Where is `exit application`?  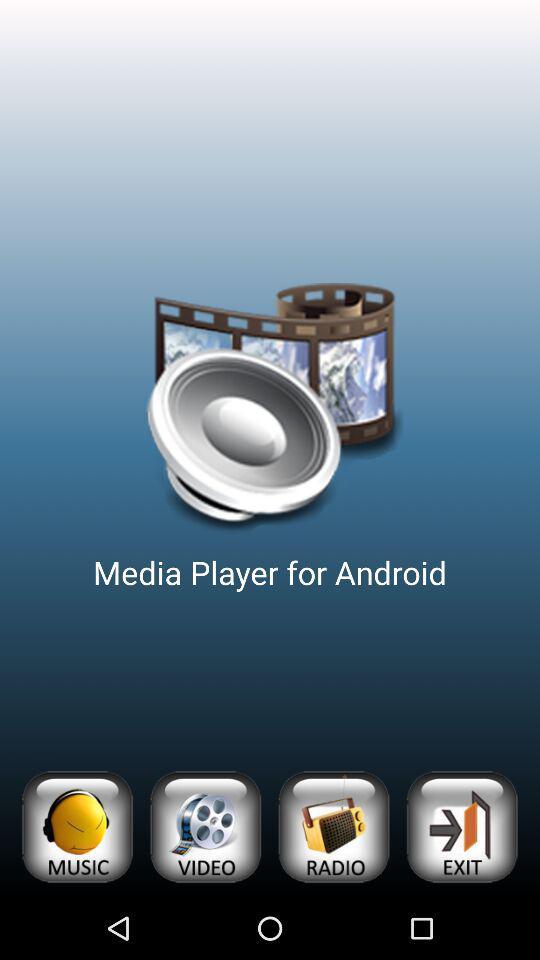 exit application is located at coordinates (461, 827).